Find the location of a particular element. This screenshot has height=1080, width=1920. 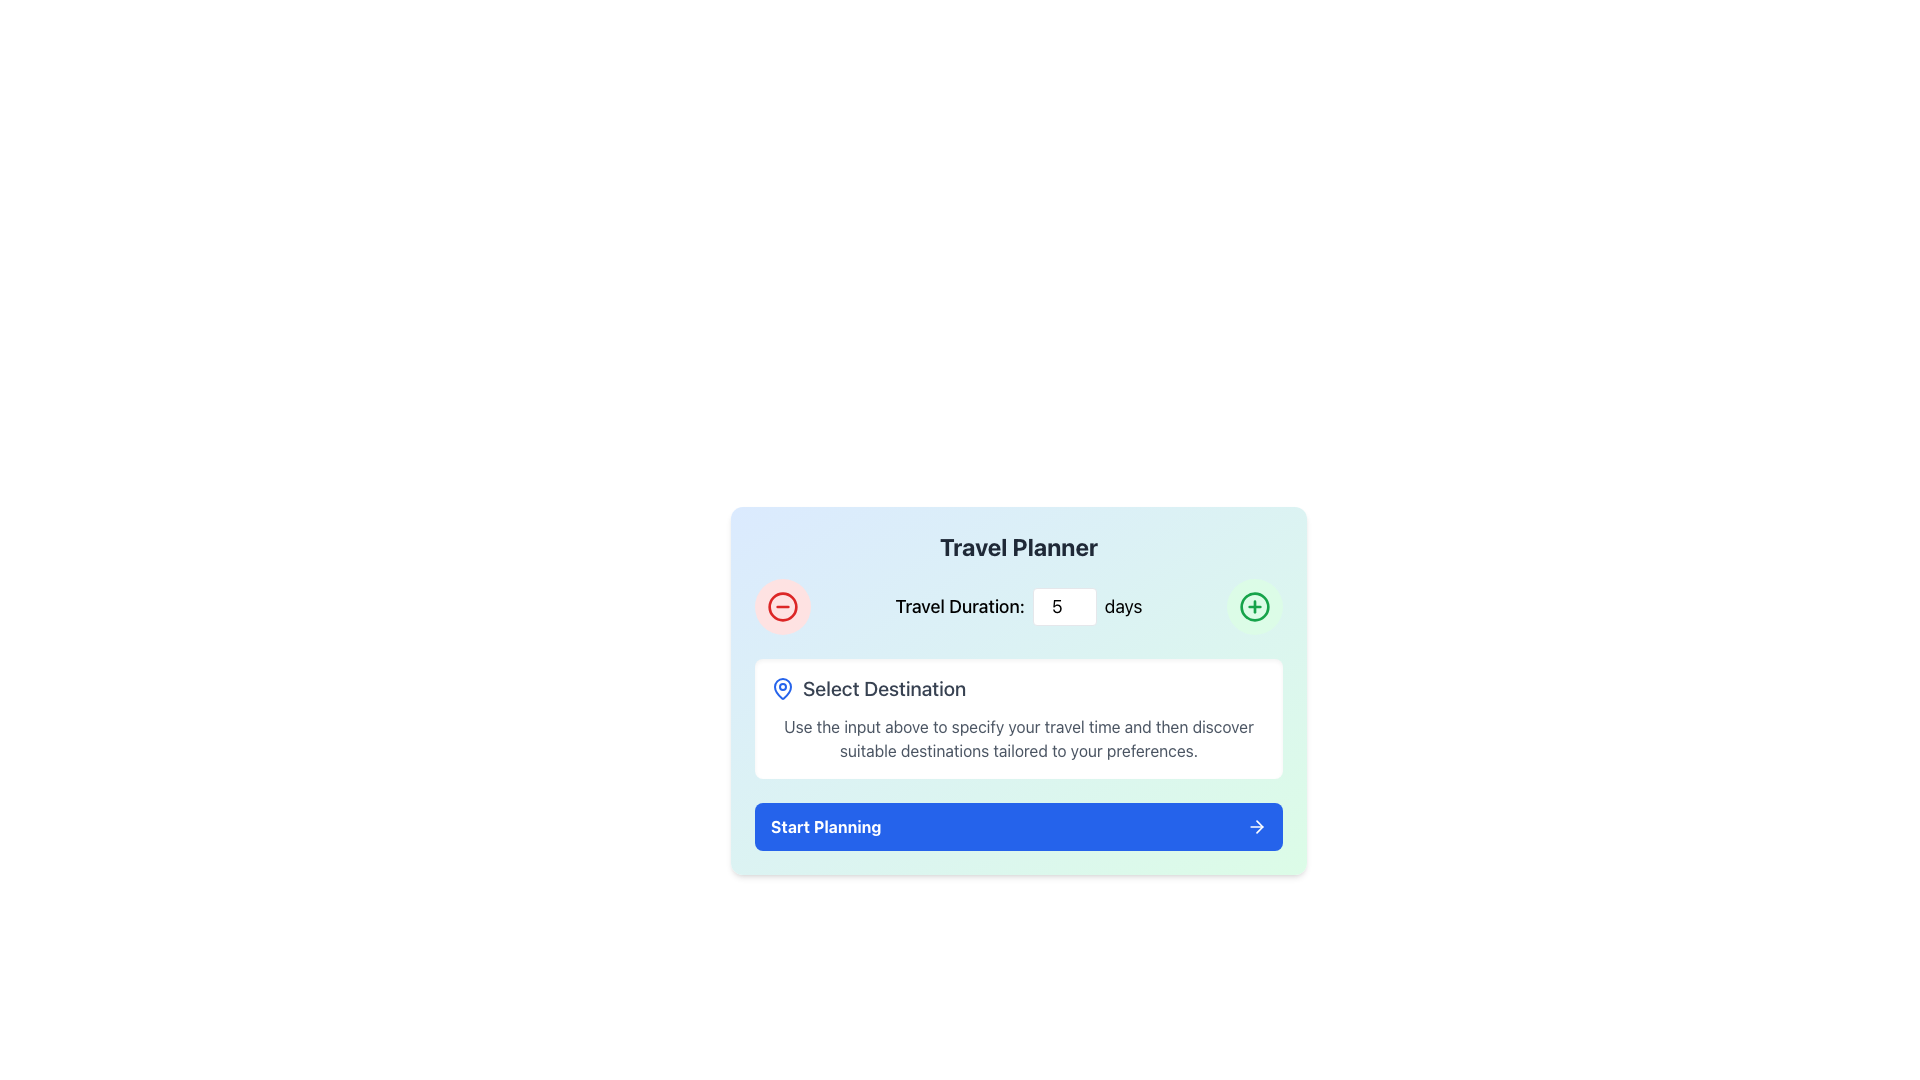

the text label displaying 'Travel Duration:' which is positioned to the left of a numeric input box and above the text 'days.' is located at coordinates (960, 605).